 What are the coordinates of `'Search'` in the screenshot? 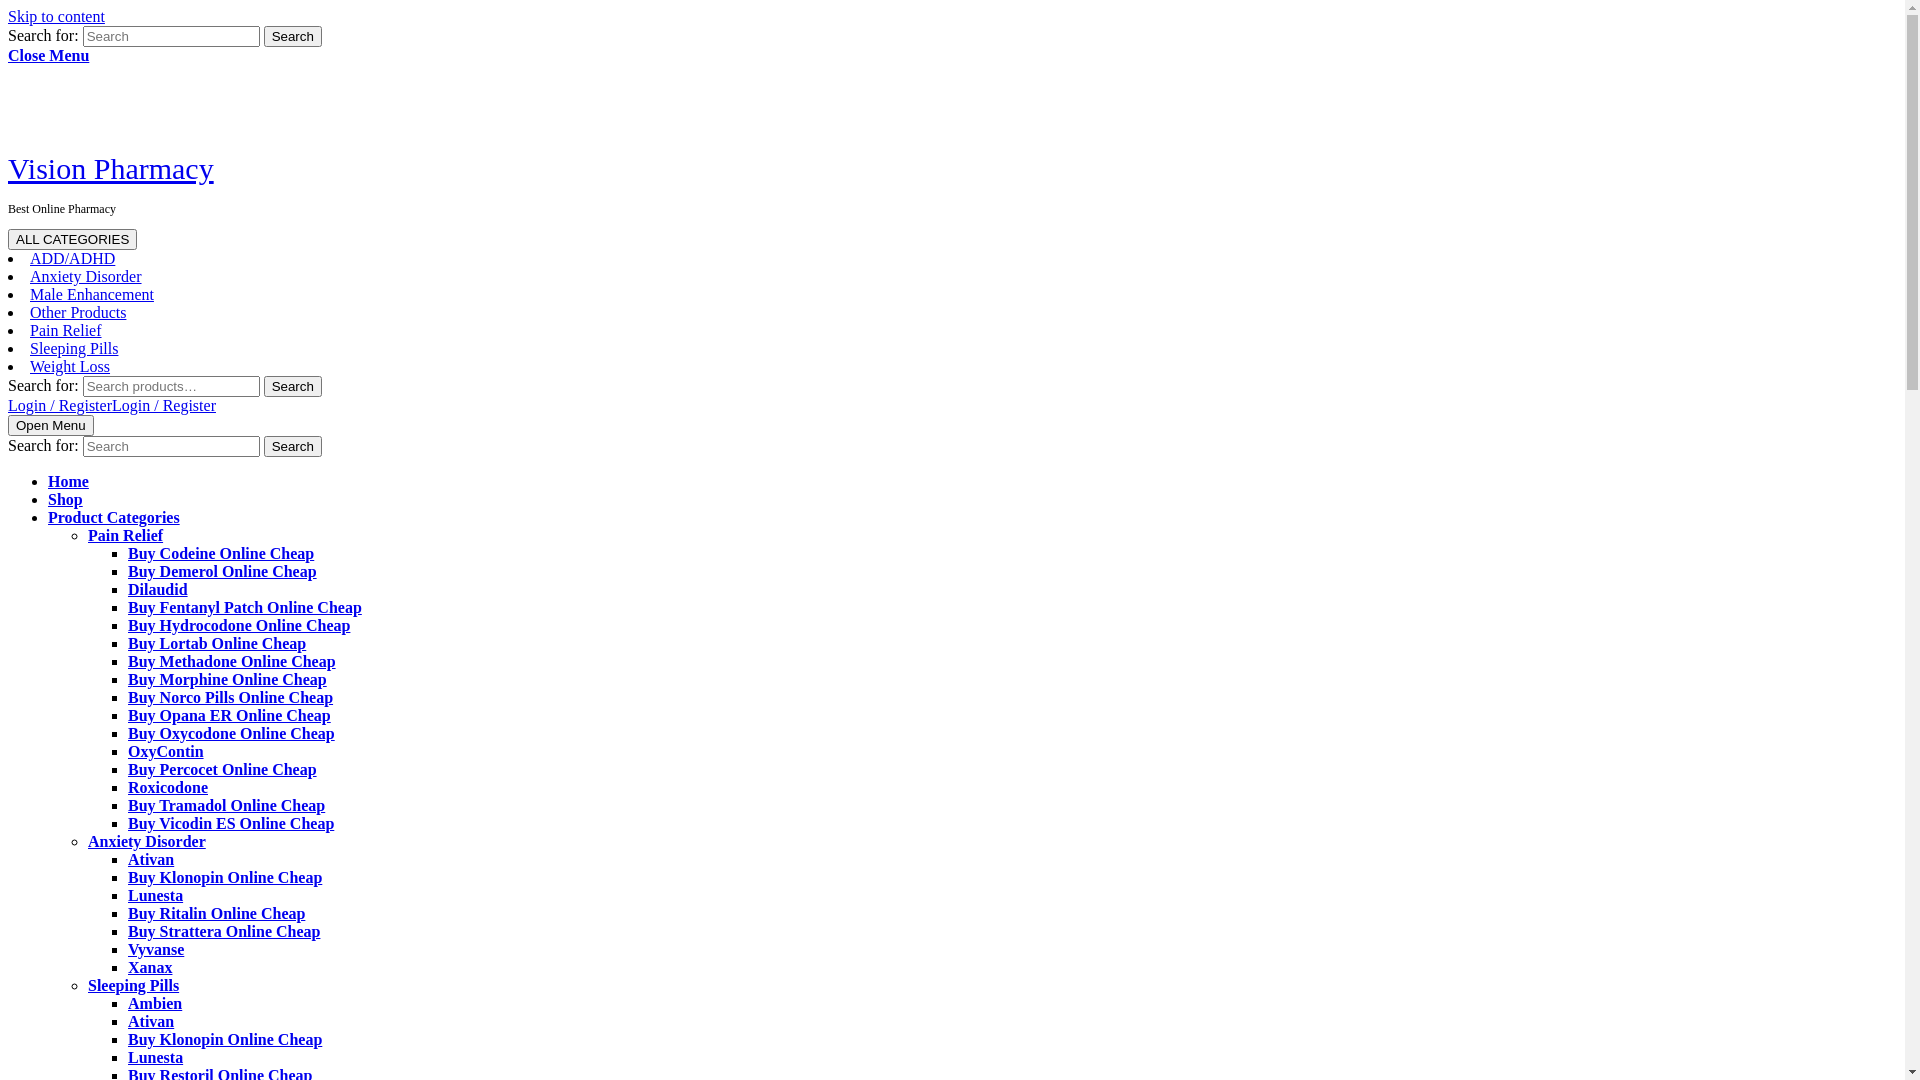 It's located at (291, 386).